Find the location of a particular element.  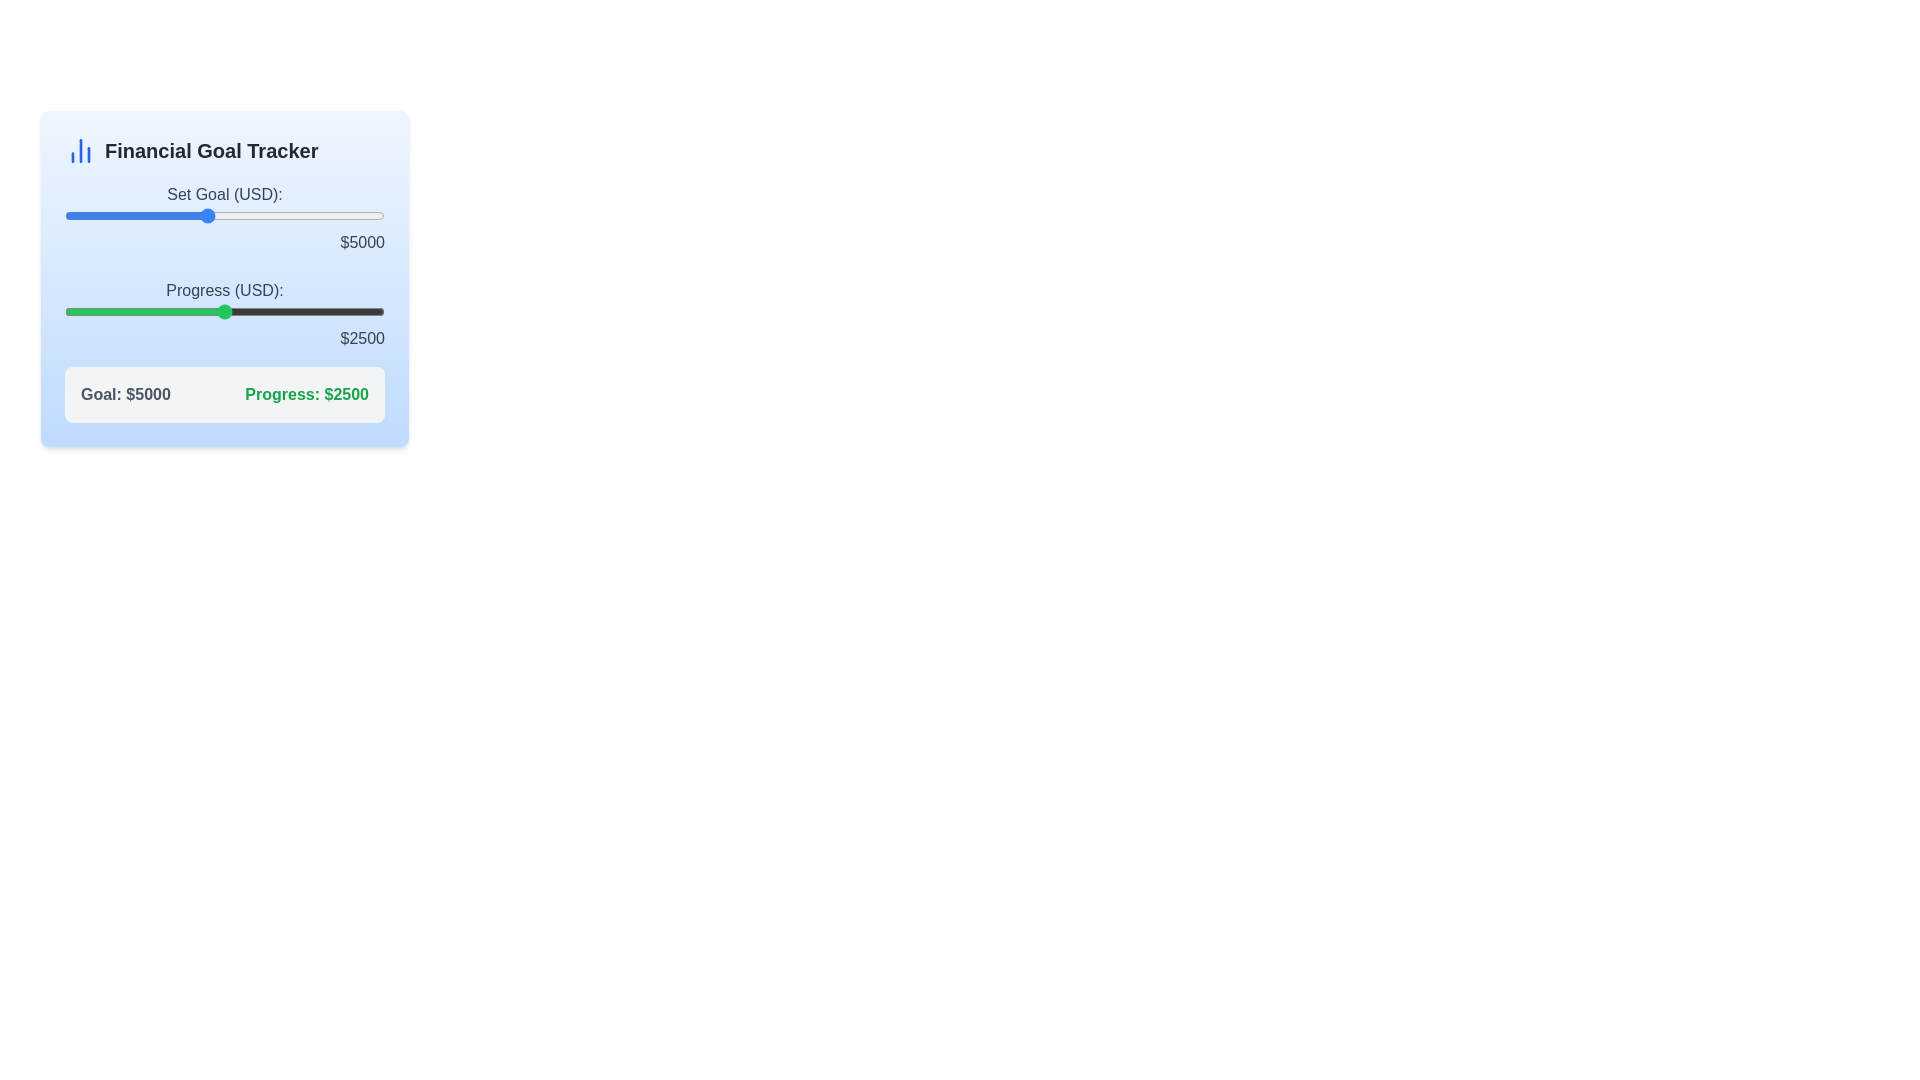

the progress slider to 2509 USD is located at coordinates (225, 312).